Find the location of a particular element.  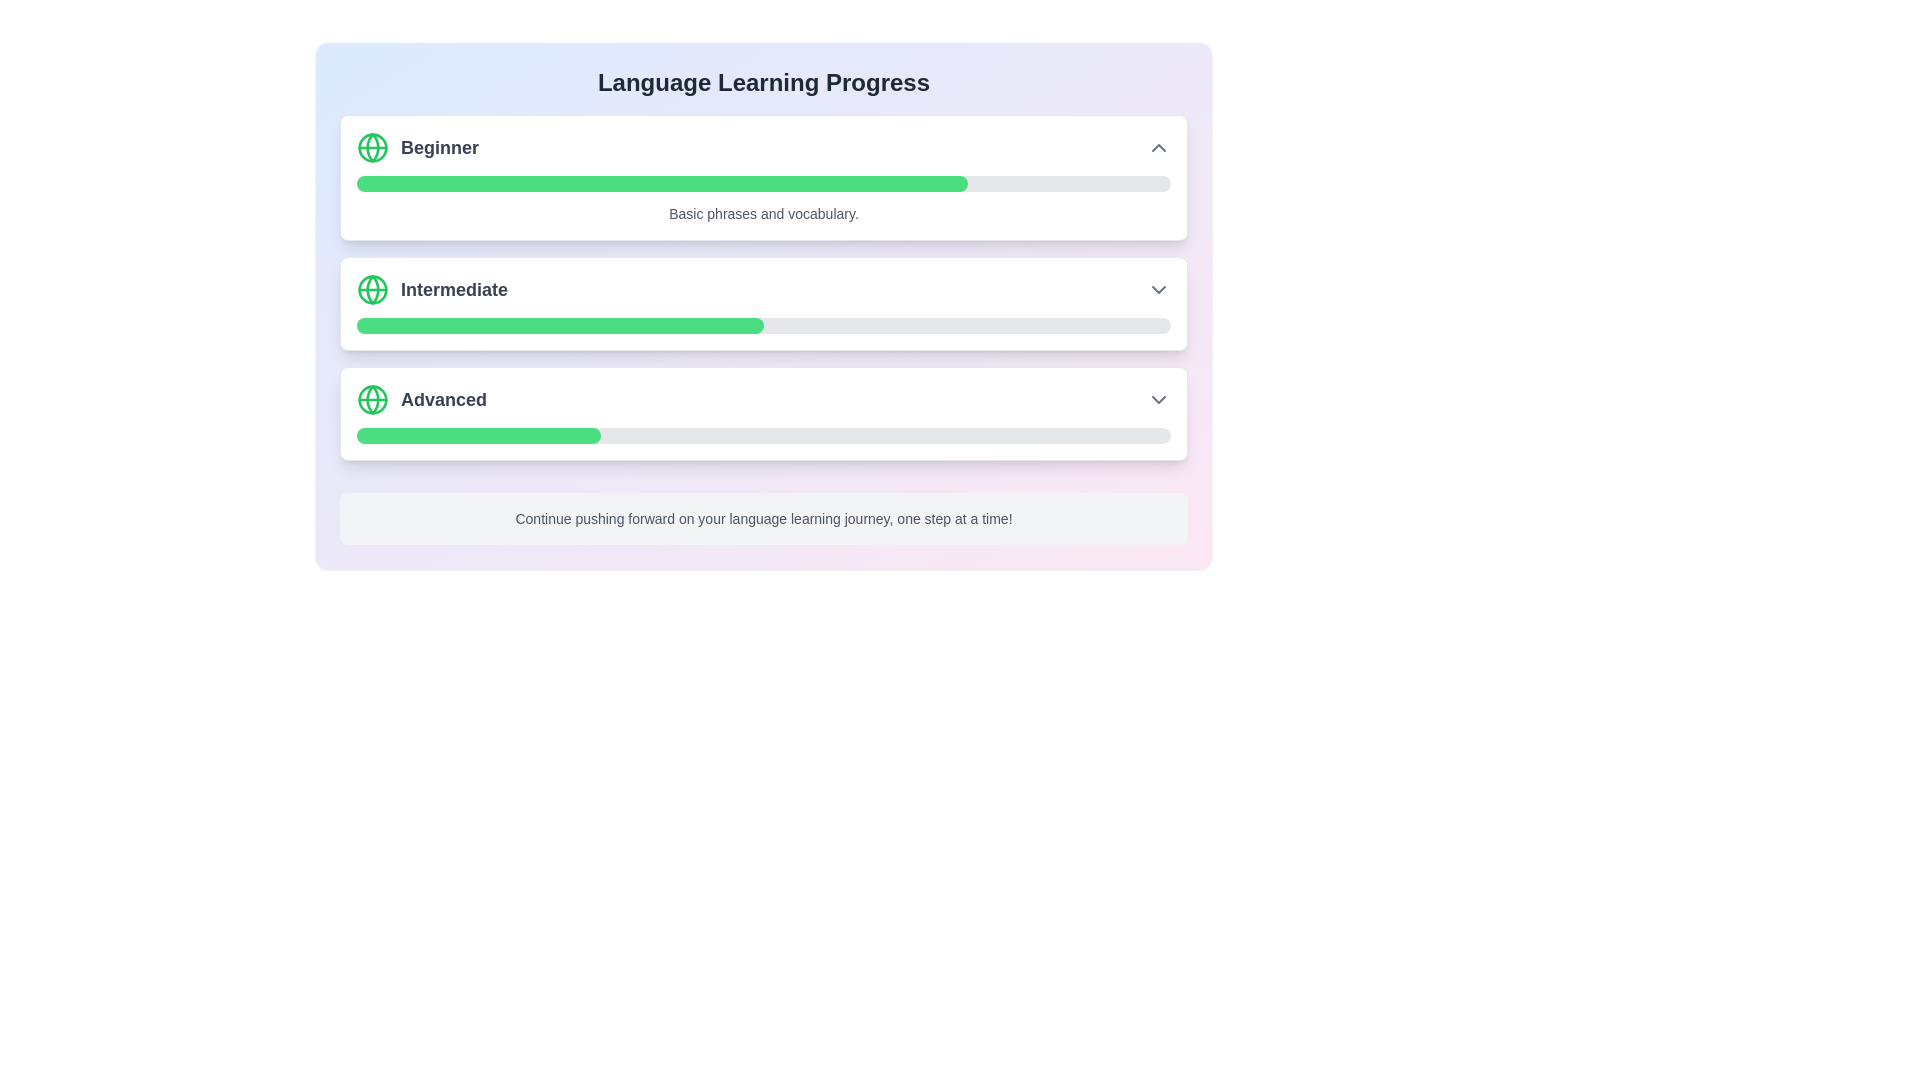

the downward-pointing chevron icon on the far right side of the 'Advanced' section is located at coordinates (1158, 400).